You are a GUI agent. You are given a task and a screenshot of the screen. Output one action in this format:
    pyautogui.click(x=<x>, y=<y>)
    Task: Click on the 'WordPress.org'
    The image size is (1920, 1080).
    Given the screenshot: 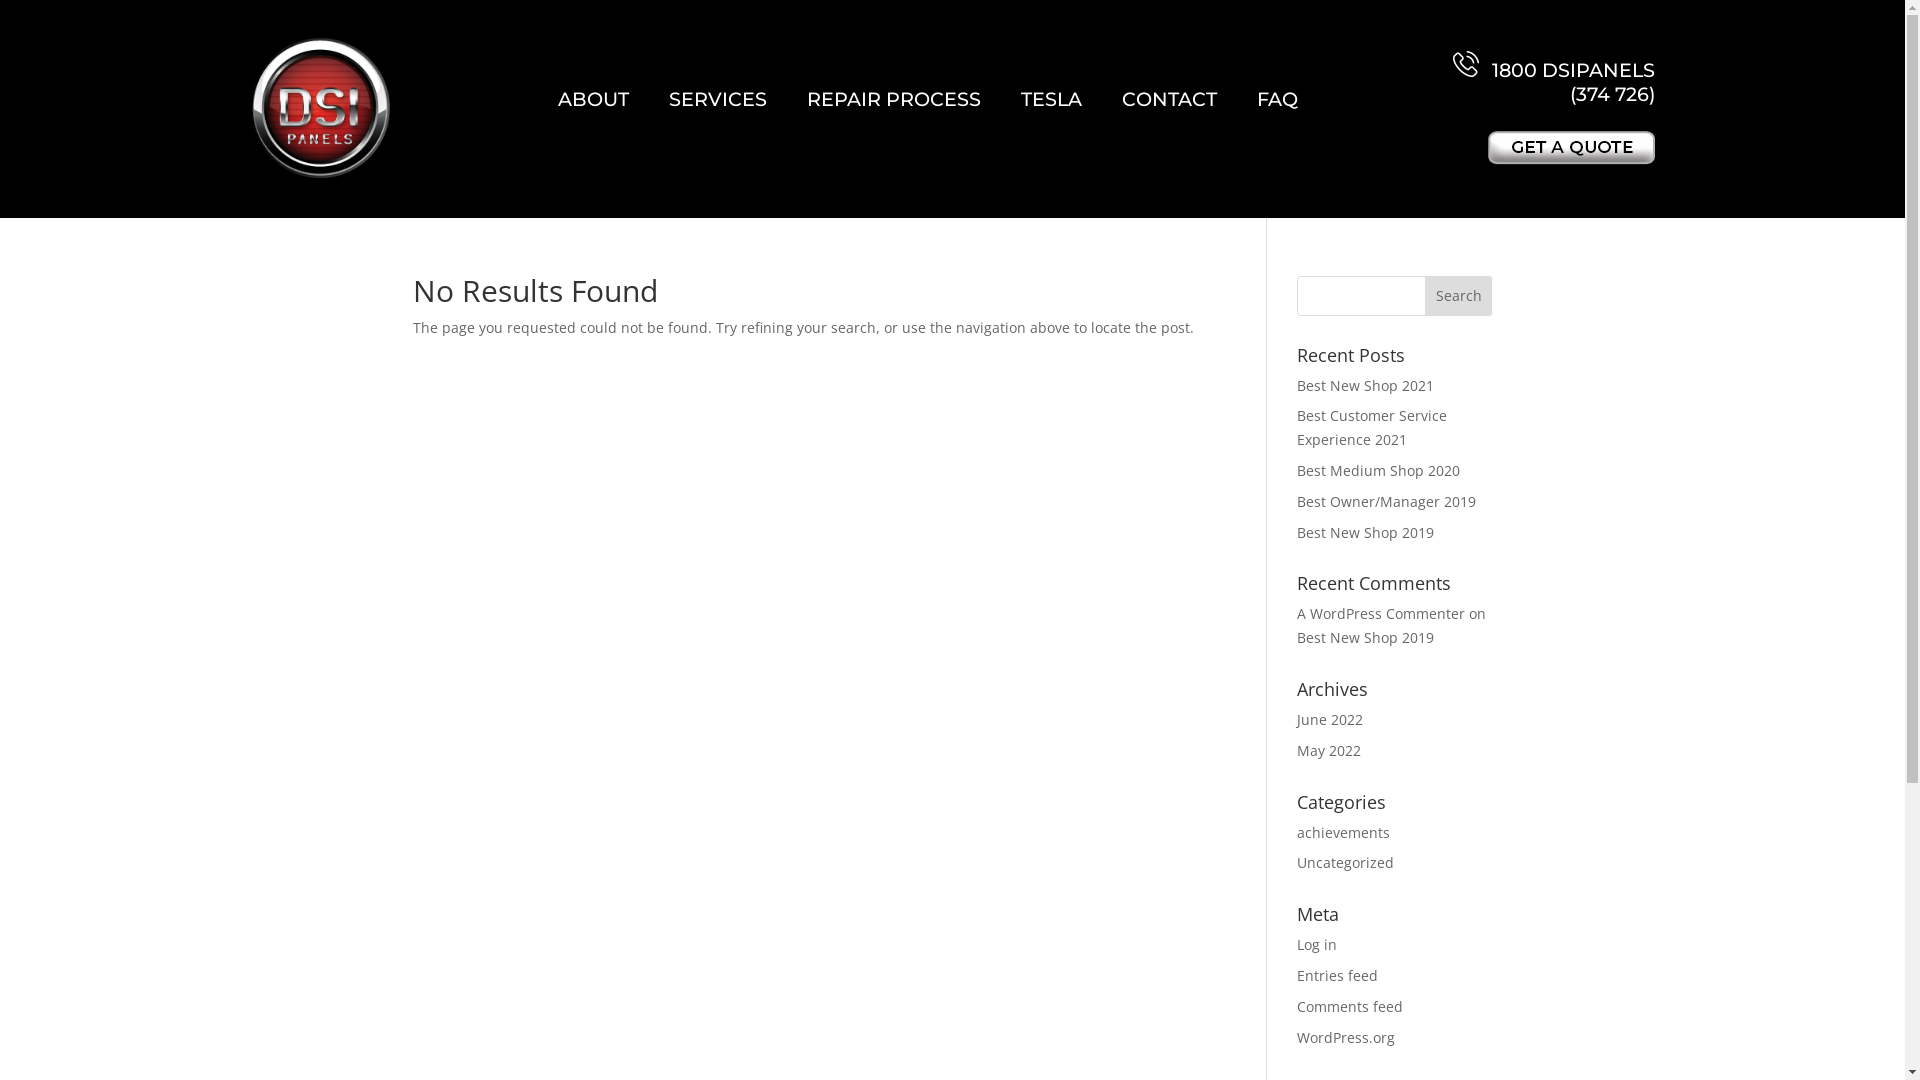 What is the action you would take?
    pyautogui.click(x=1345, y=1036)
    